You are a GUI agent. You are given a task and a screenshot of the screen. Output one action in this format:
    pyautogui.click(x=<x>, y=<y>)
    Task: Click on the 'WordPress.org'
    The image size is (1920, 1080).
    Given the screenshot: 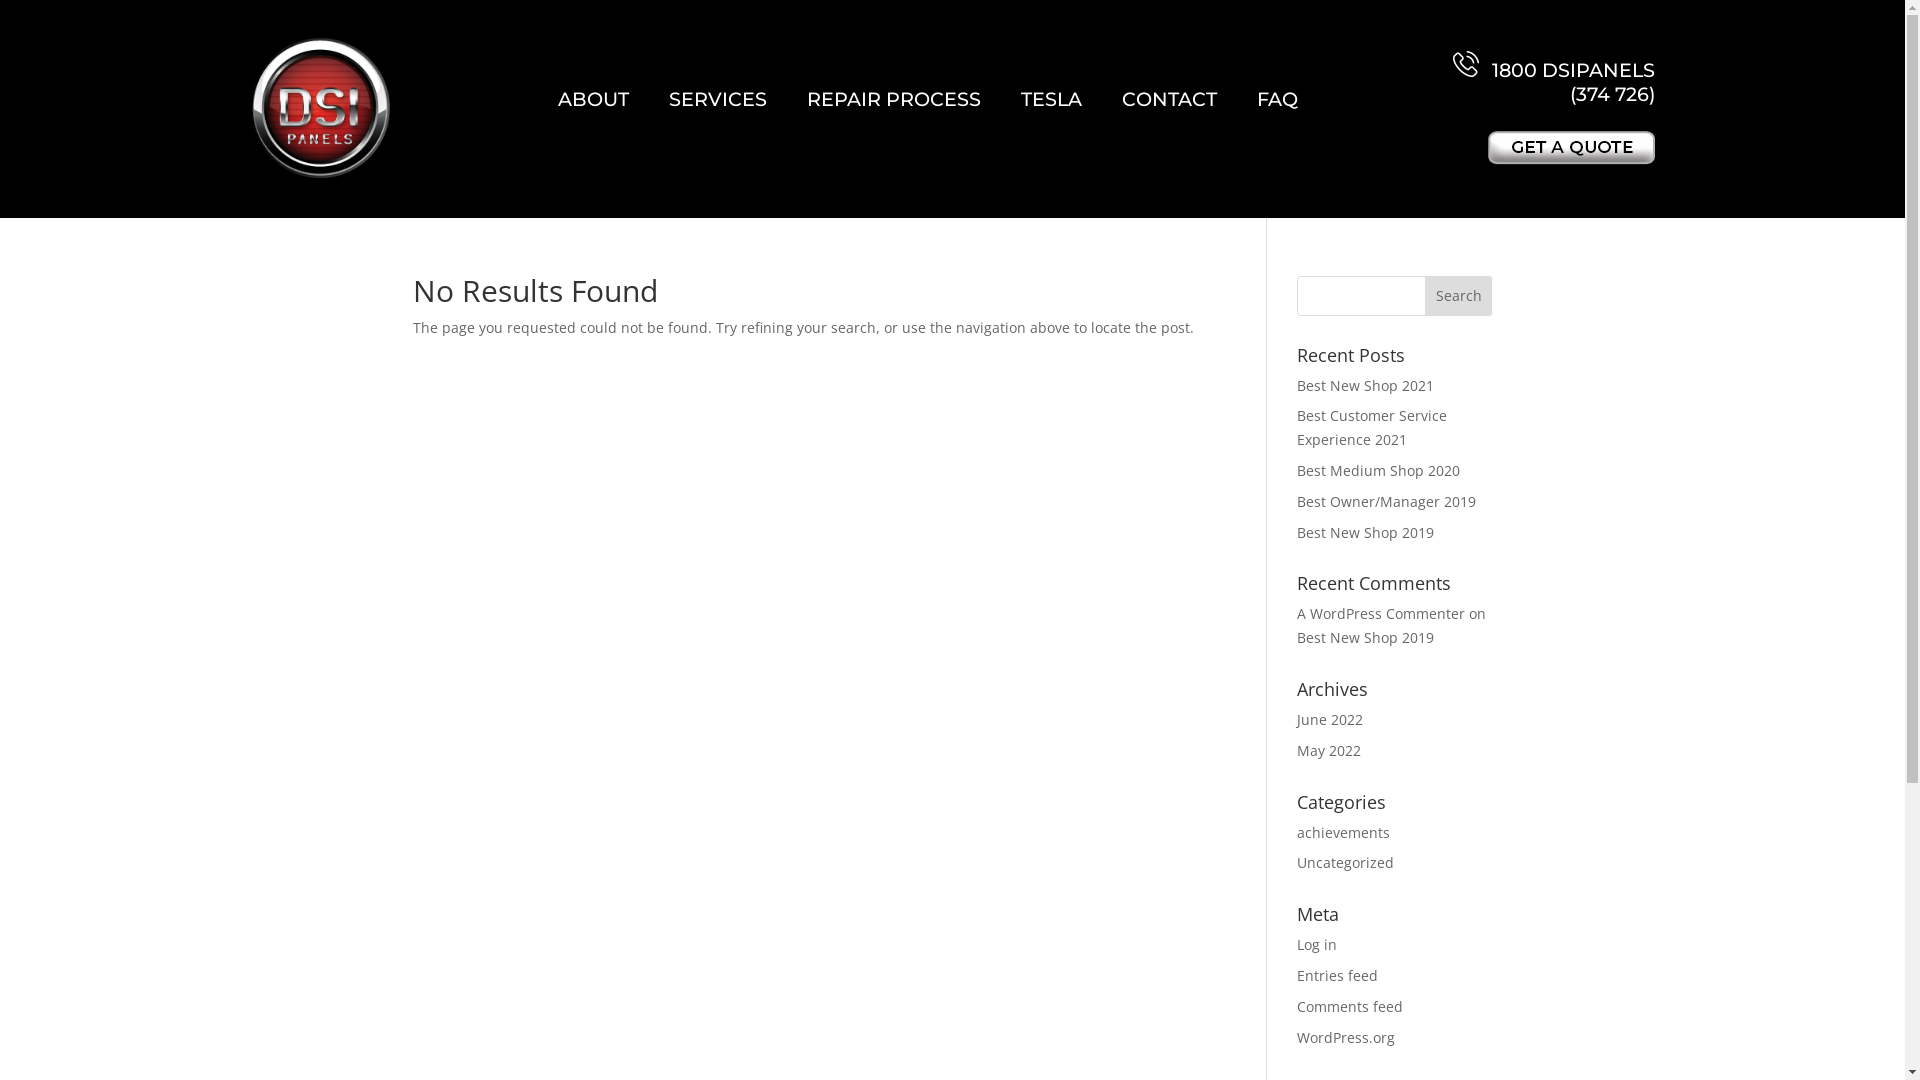 What is the action you would take?
    pyautogui.click(x=1345, y=1036)
    